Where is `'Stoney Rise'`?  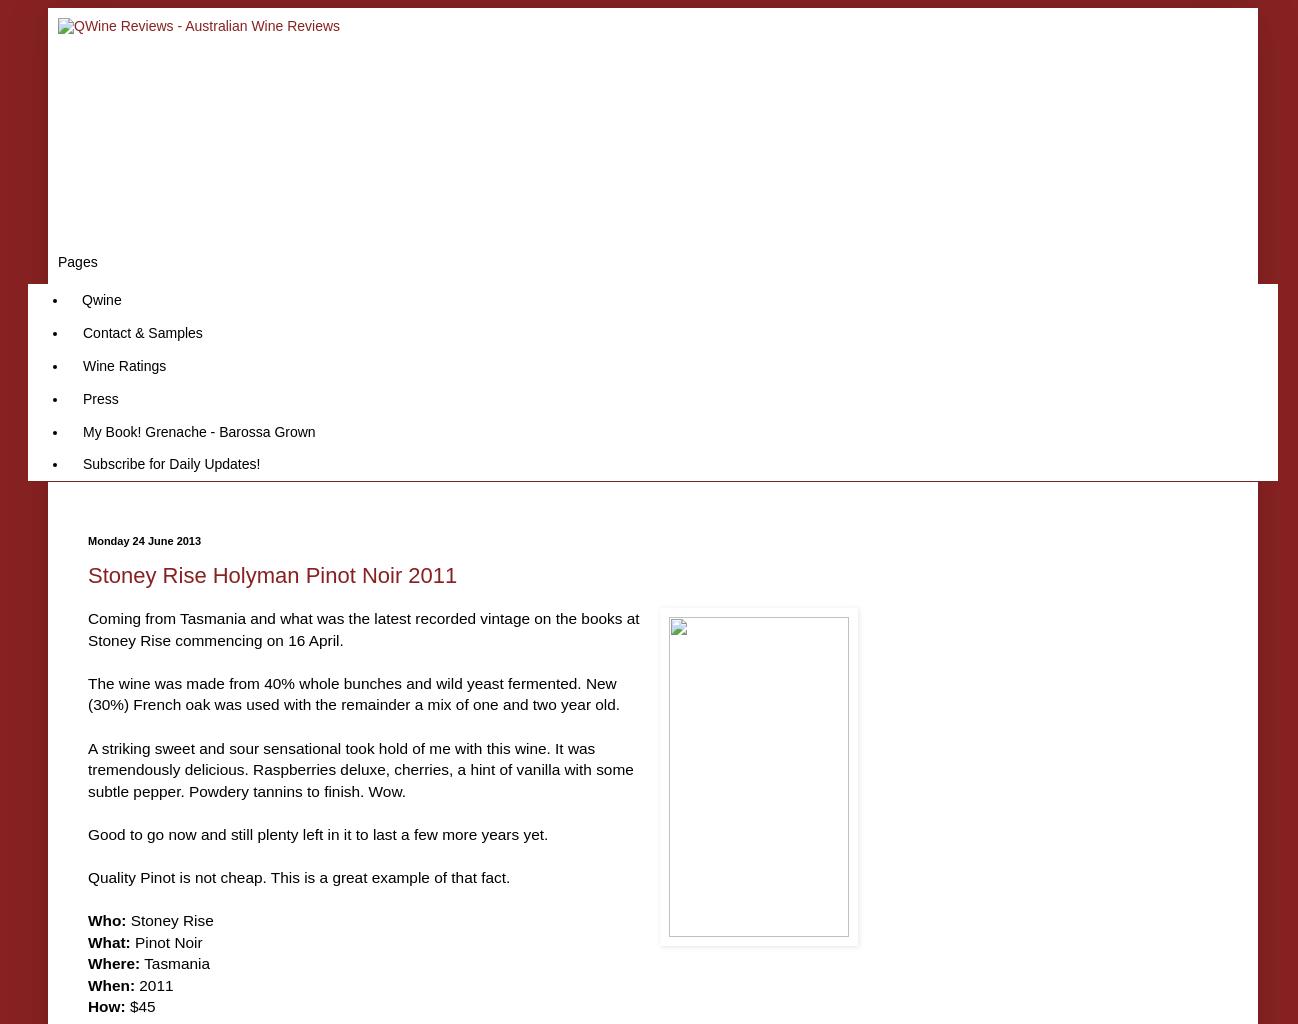
'Stoney Rise' is located at coordinates (168, 919).